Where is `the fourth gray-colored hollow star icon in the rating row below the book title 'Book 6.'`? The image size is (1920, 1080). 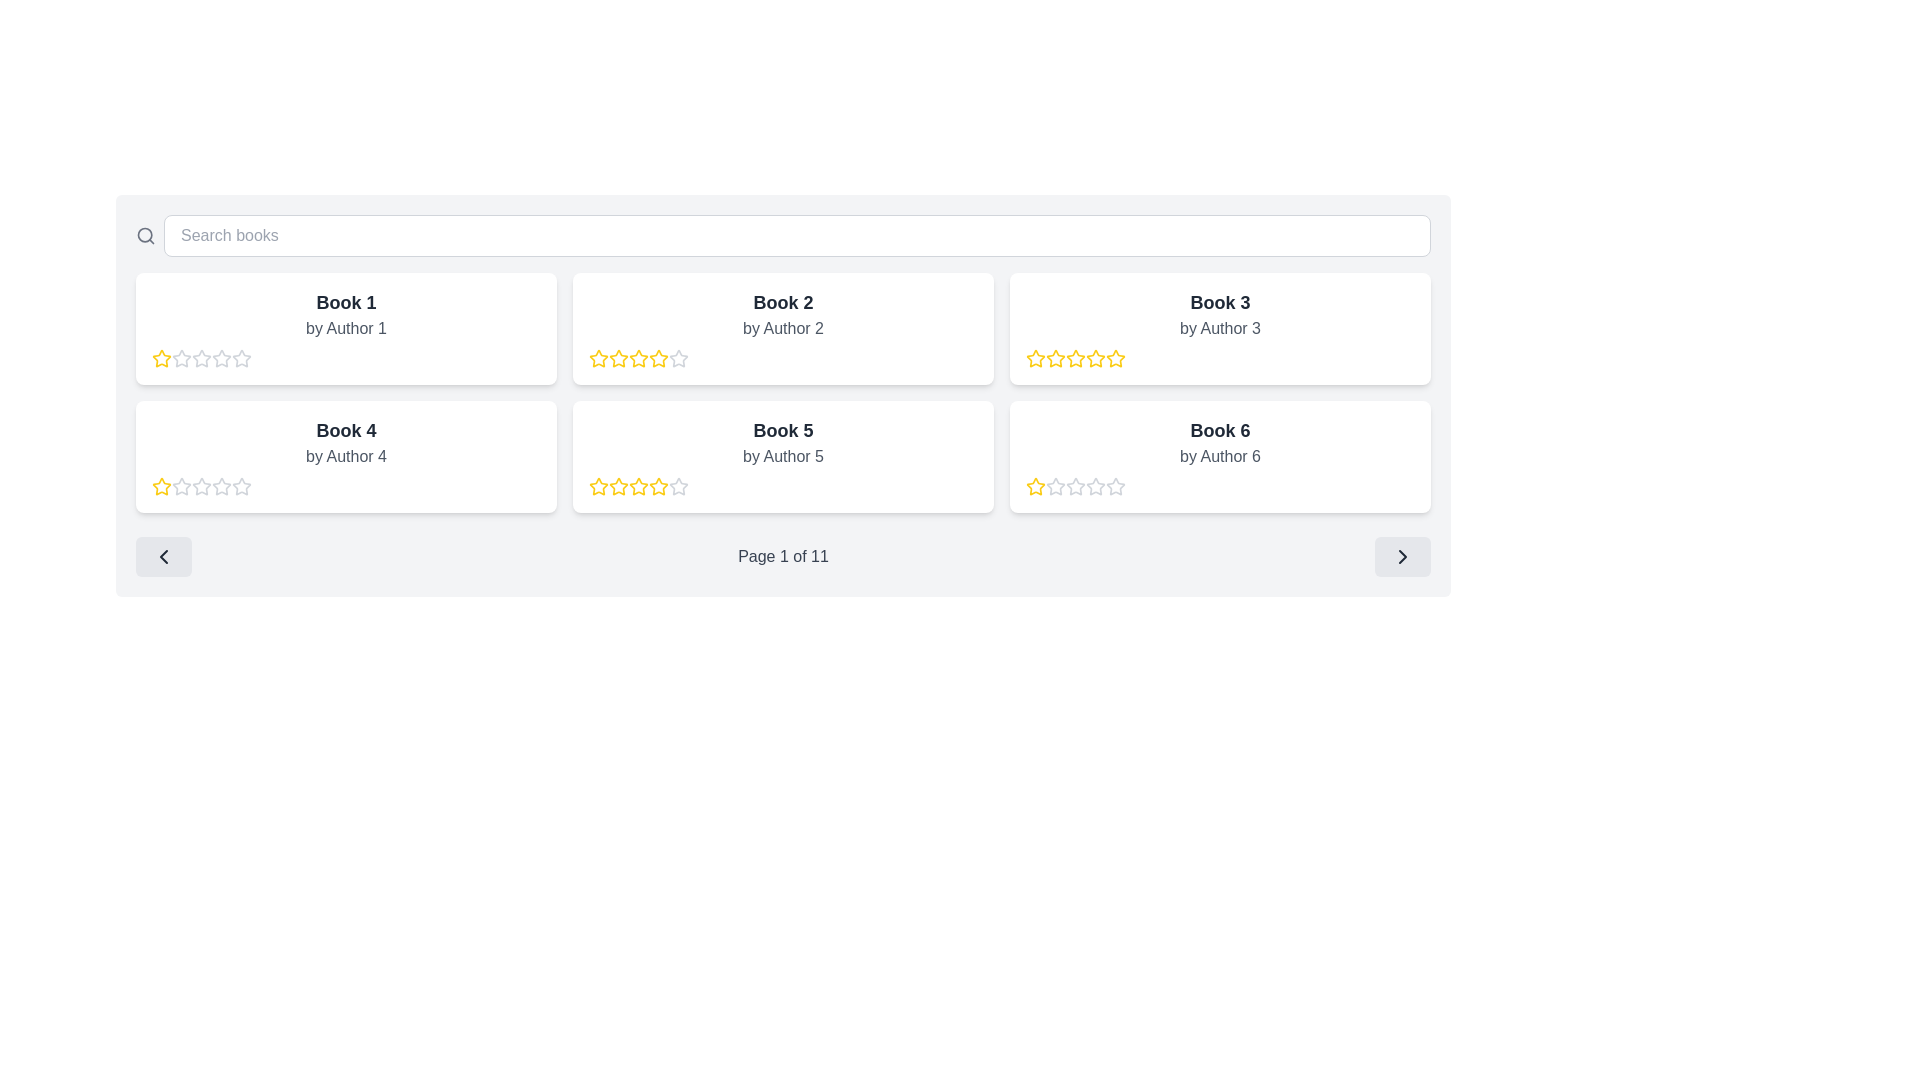 the fourth gray-colored hollow star icon in the rating row below the book title 'Book 6.' is located at coordinates (1074, 486).